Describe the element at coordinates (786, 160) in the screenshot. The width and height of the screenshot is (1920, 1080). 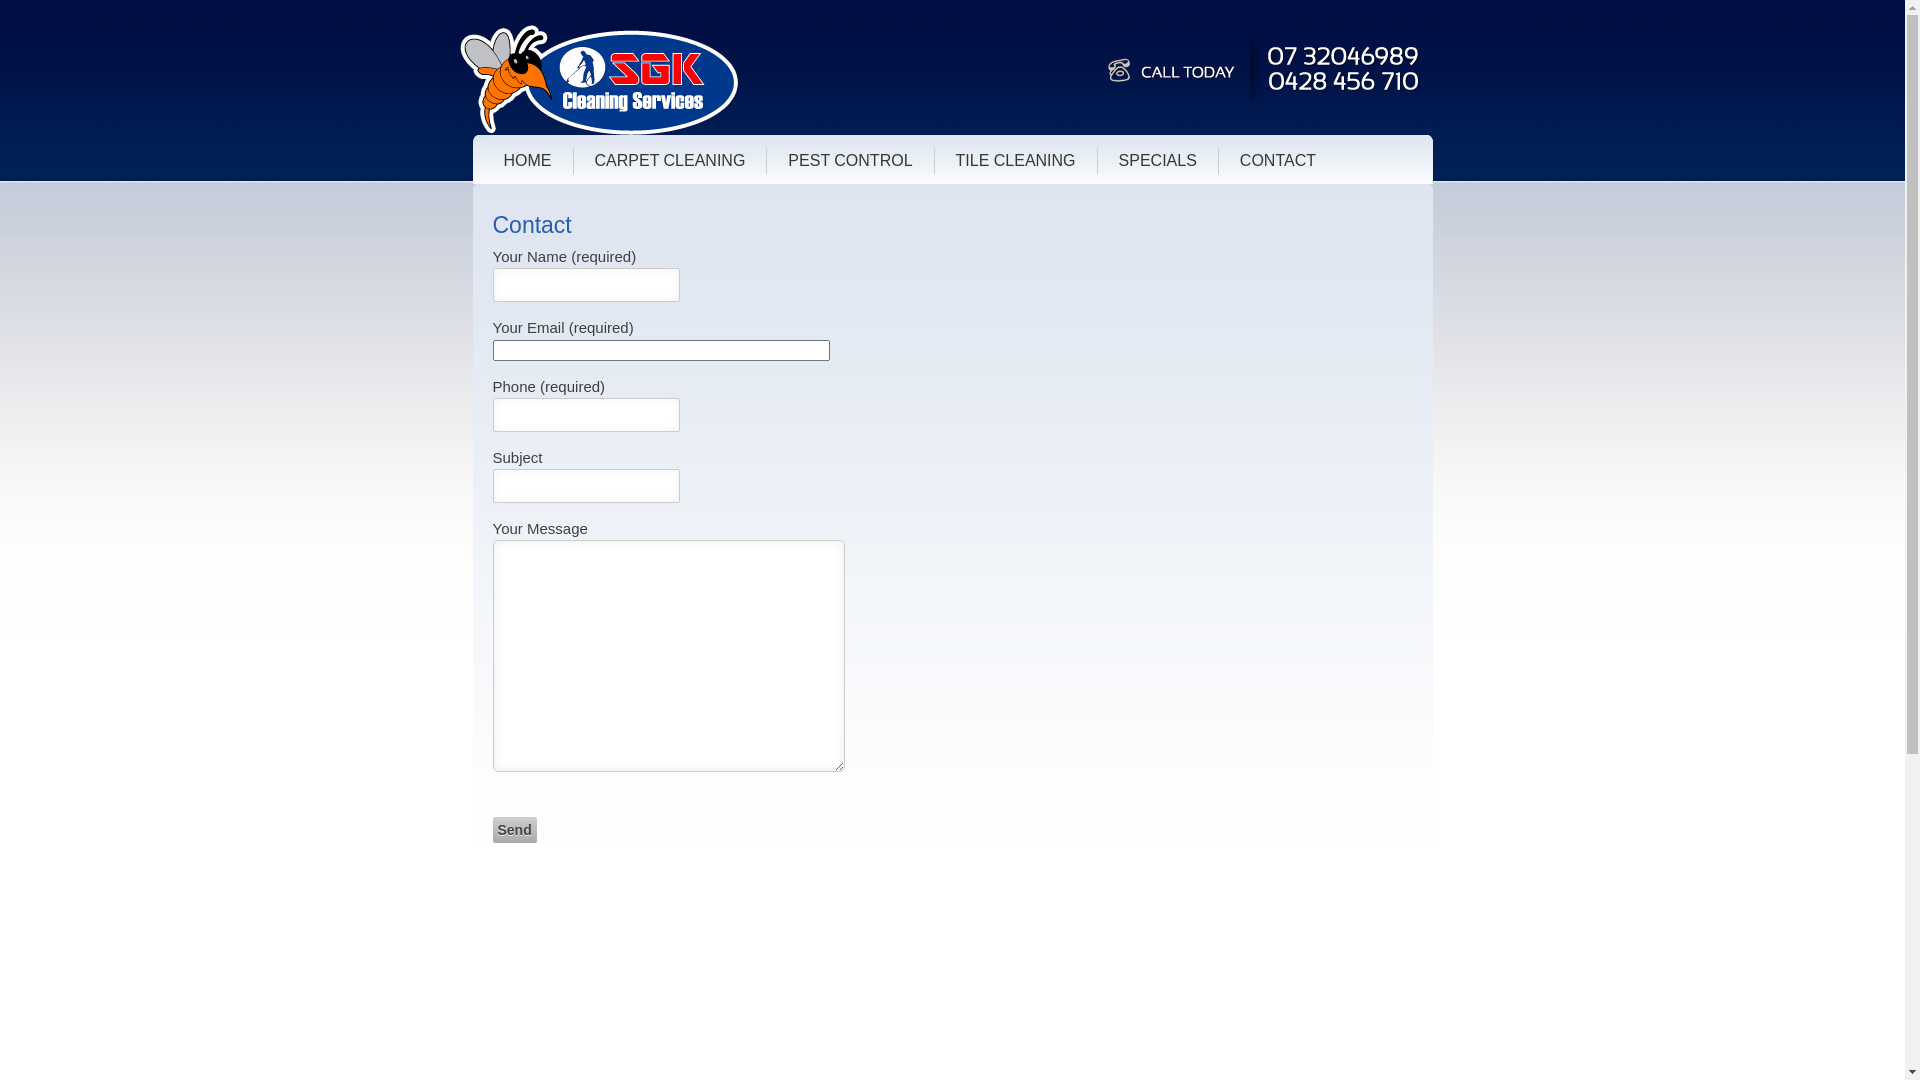
I see `'PEST CONTROL'` at that location.